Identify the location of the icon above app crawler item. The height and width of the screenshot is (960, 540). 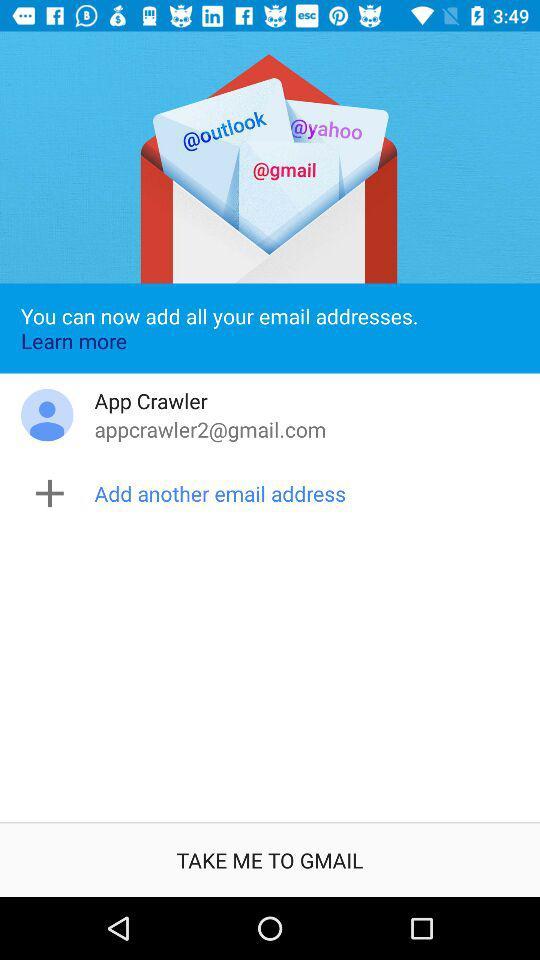
(270, 328).